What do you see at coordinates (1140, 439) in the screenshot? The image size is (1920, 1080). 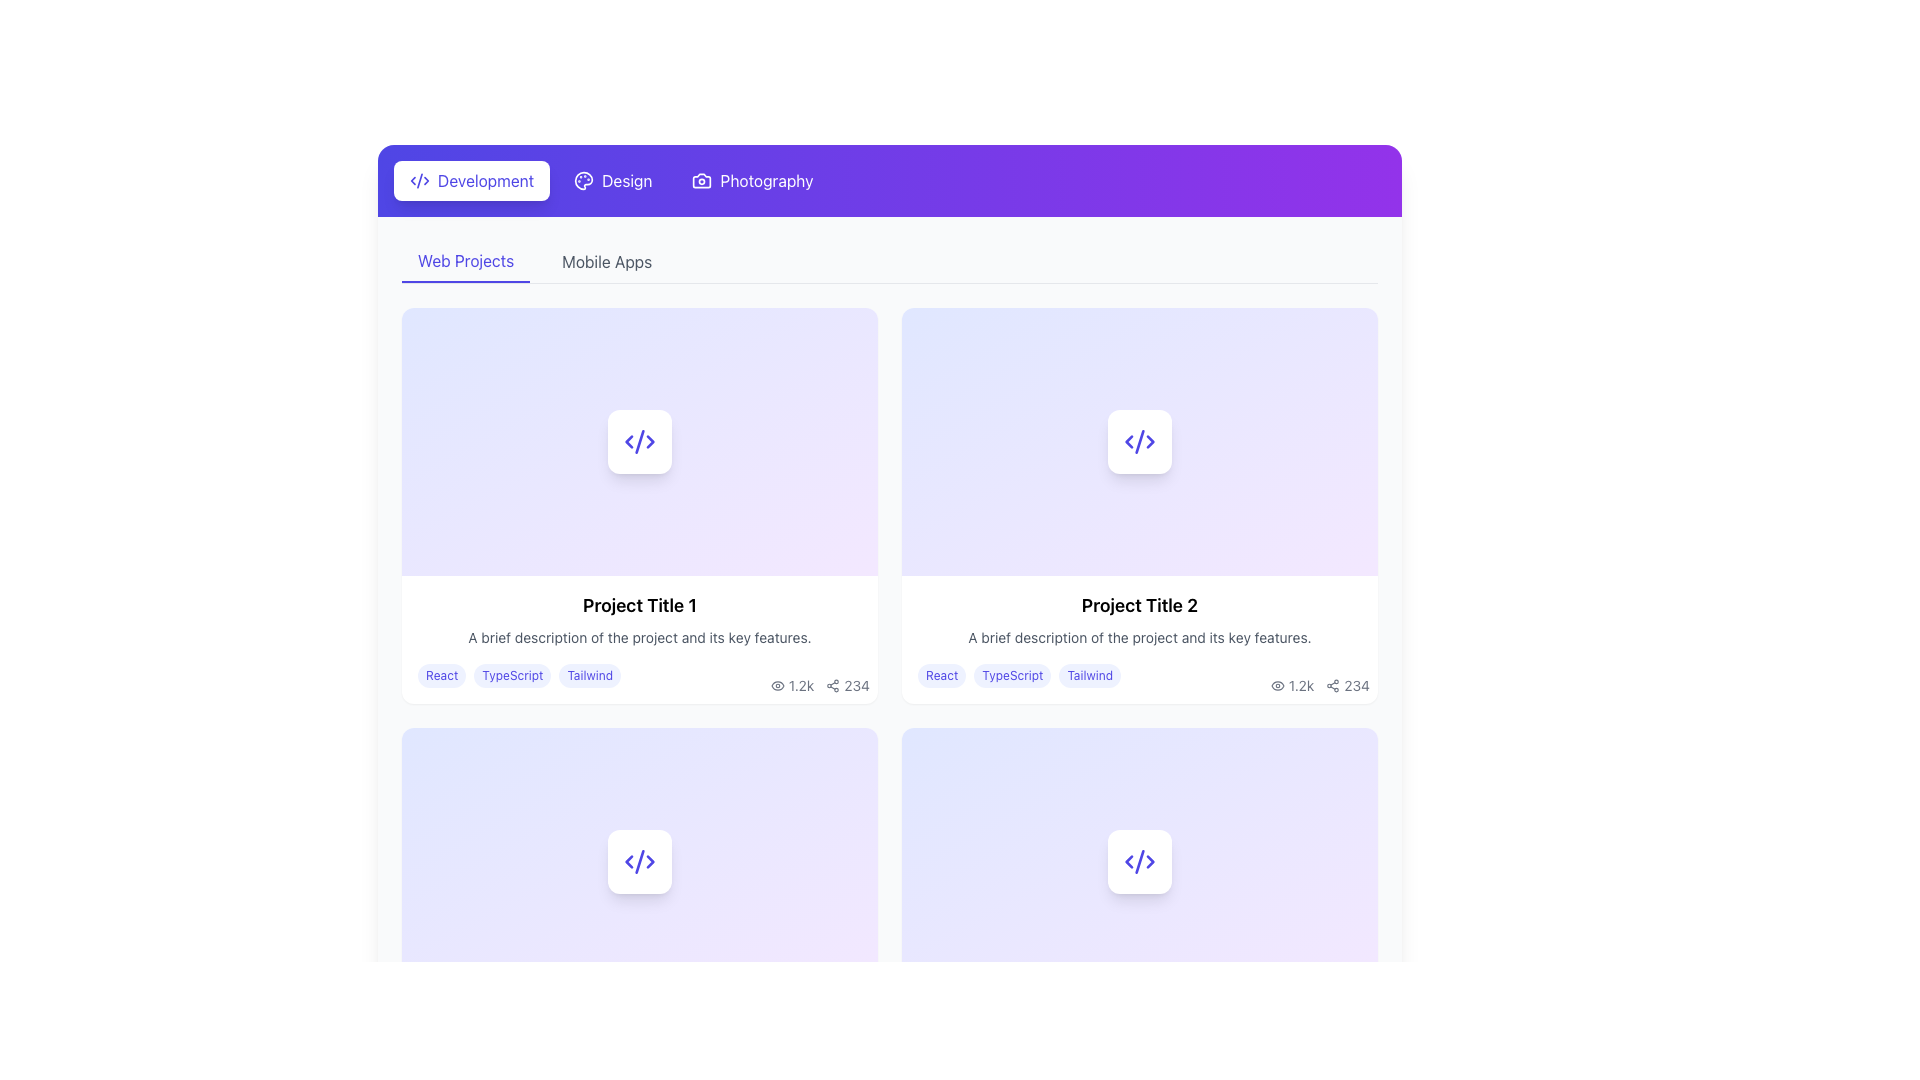 I see `the icon representing the programming project located at the center of the highlighted card labeled 'Project Title 2' in the top-right quadrant of the grid layout` at bounding box center [1140, 439].